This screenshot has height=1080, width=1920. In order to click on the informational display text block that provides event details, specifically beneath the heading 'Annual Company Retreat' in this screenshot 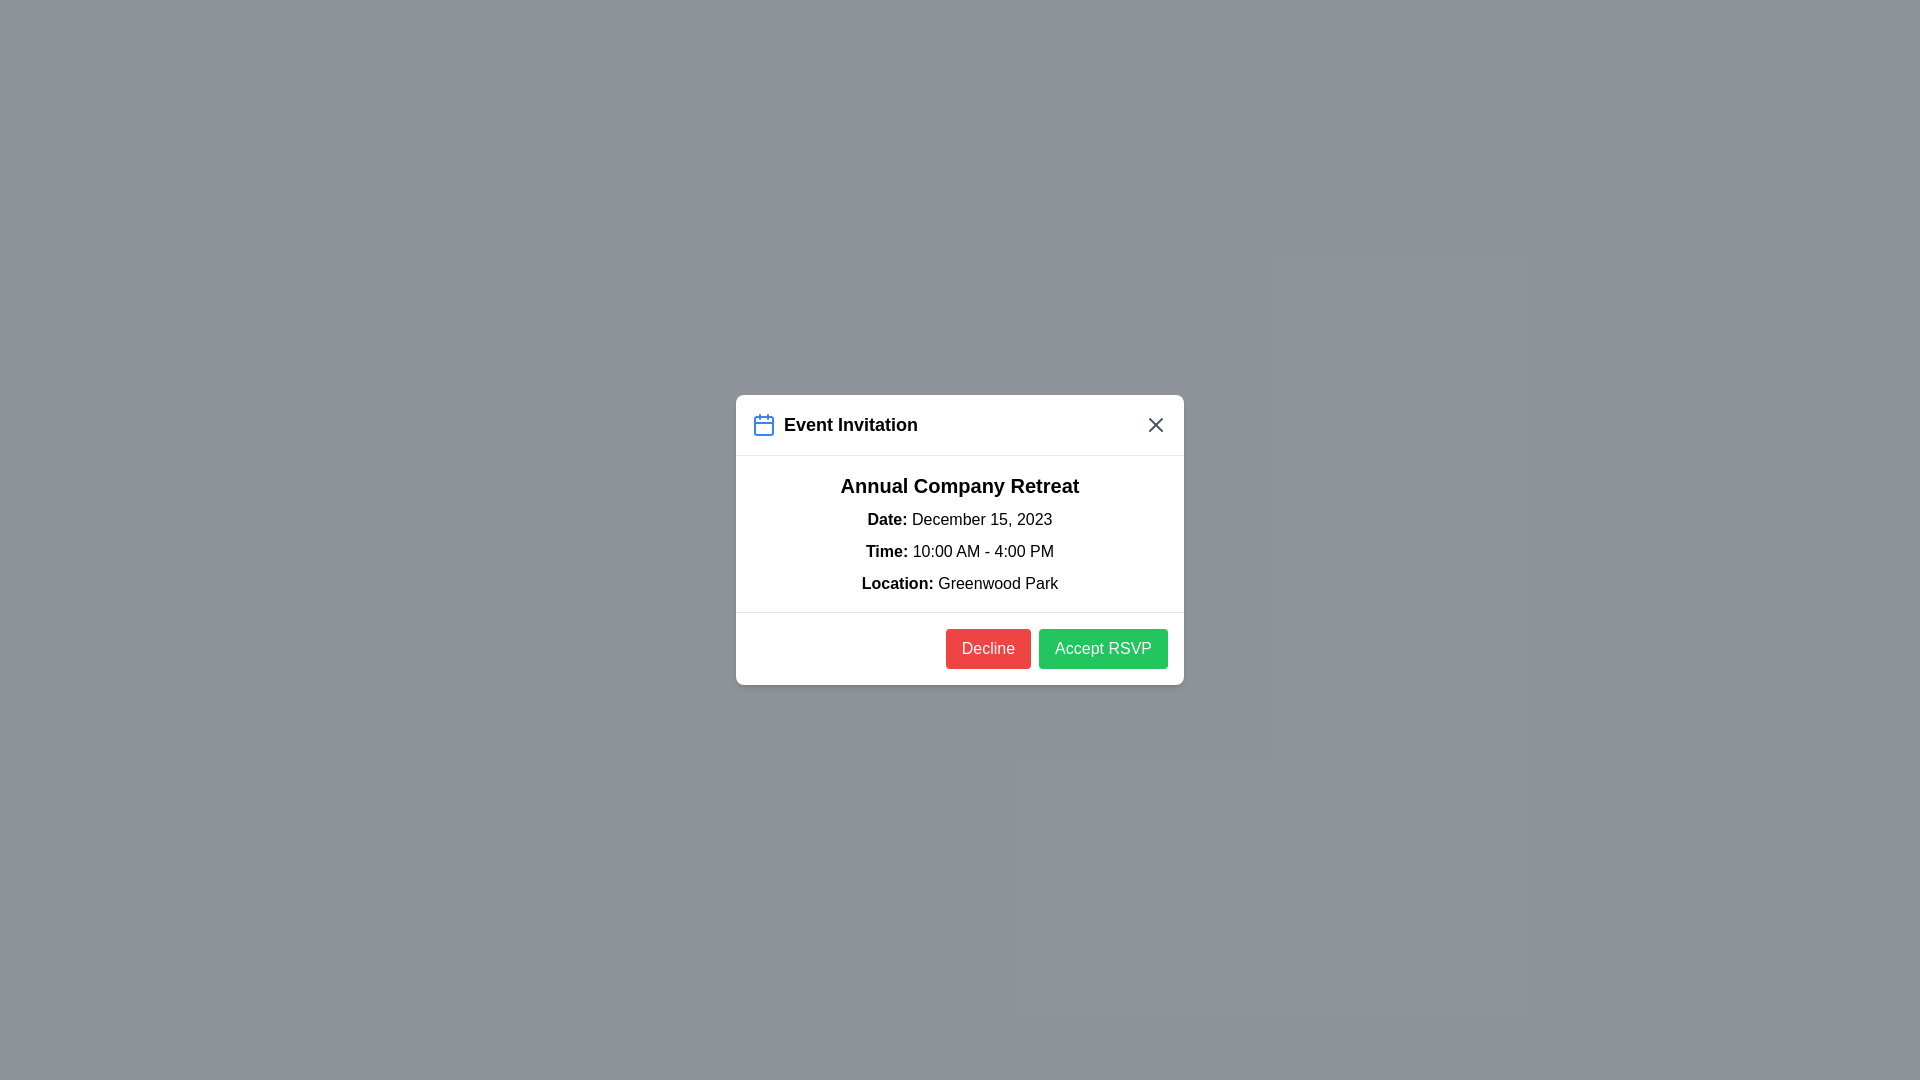, I will do `click(960, 551)`.